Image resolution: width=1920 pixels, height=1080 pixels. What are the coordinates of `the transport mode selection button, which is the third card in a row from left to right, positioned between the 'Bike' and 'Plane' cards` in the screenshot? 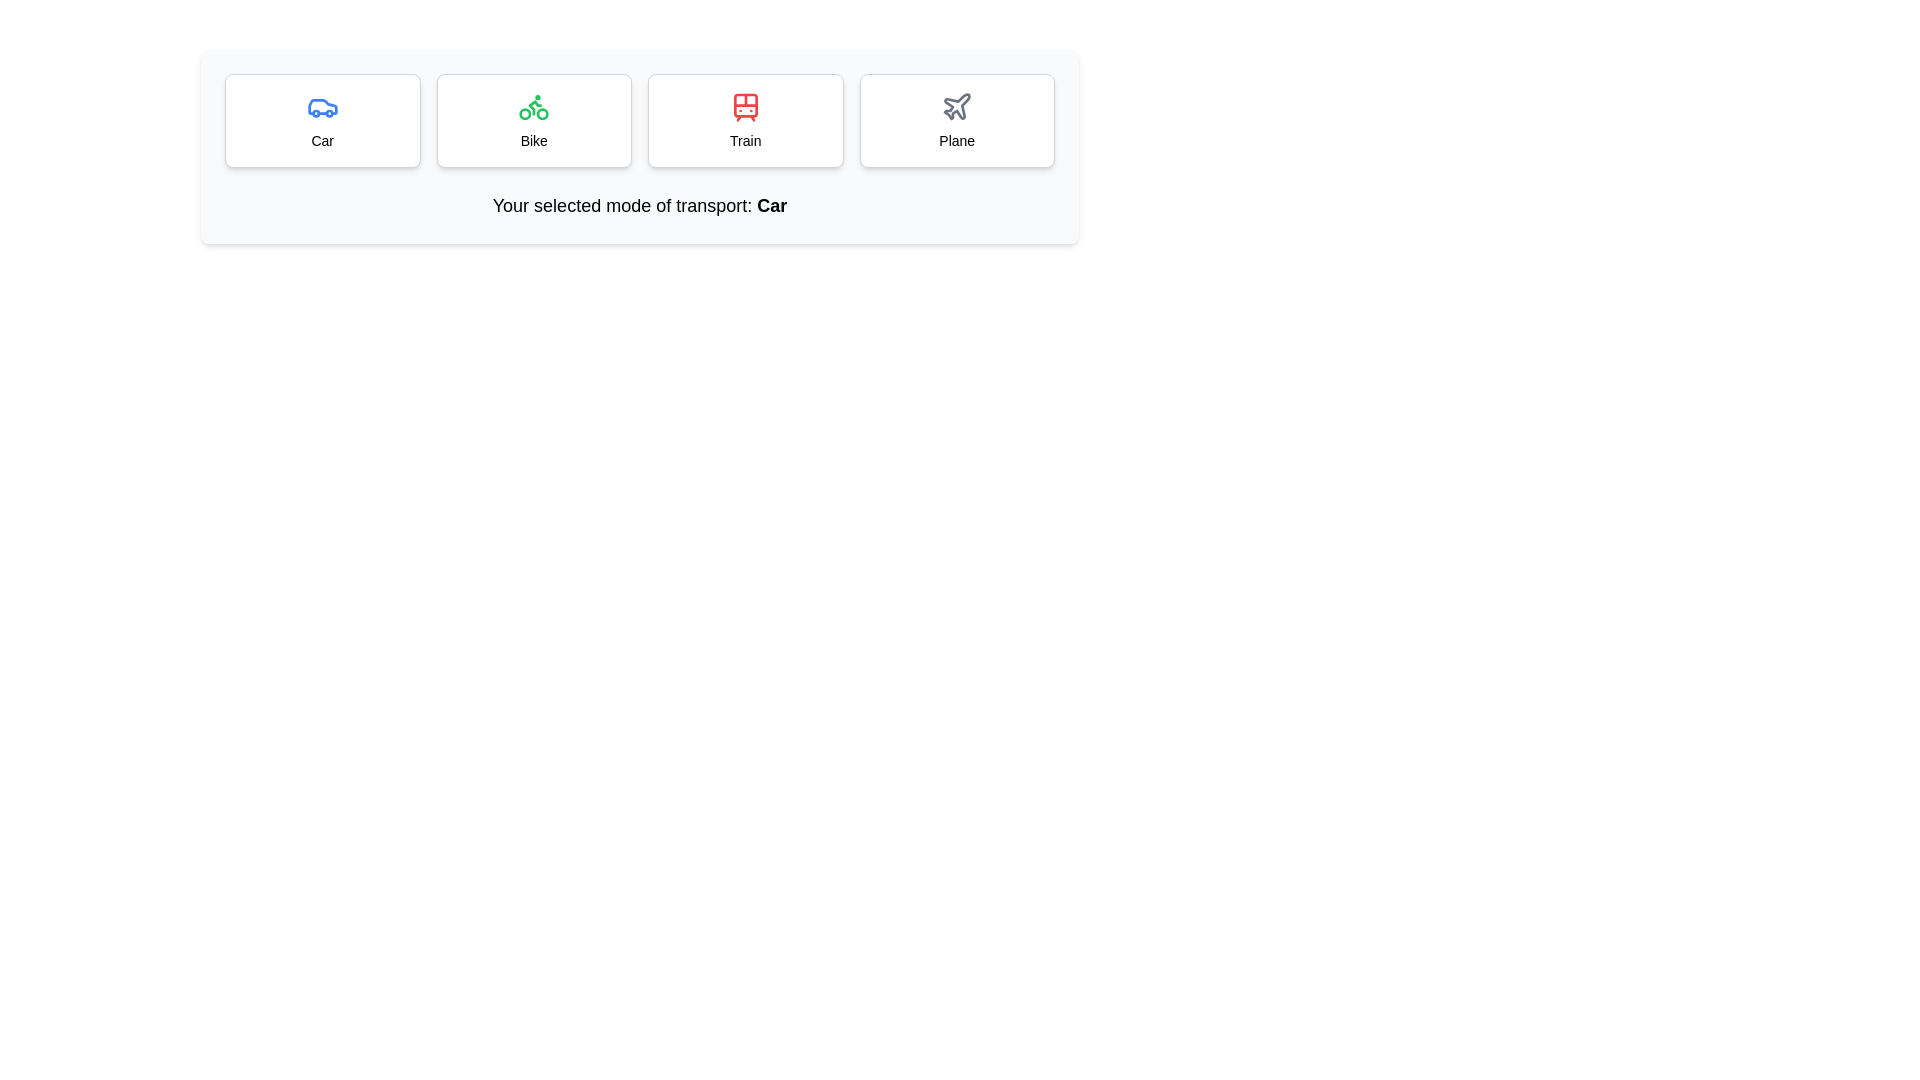 It's located at (744, 120).